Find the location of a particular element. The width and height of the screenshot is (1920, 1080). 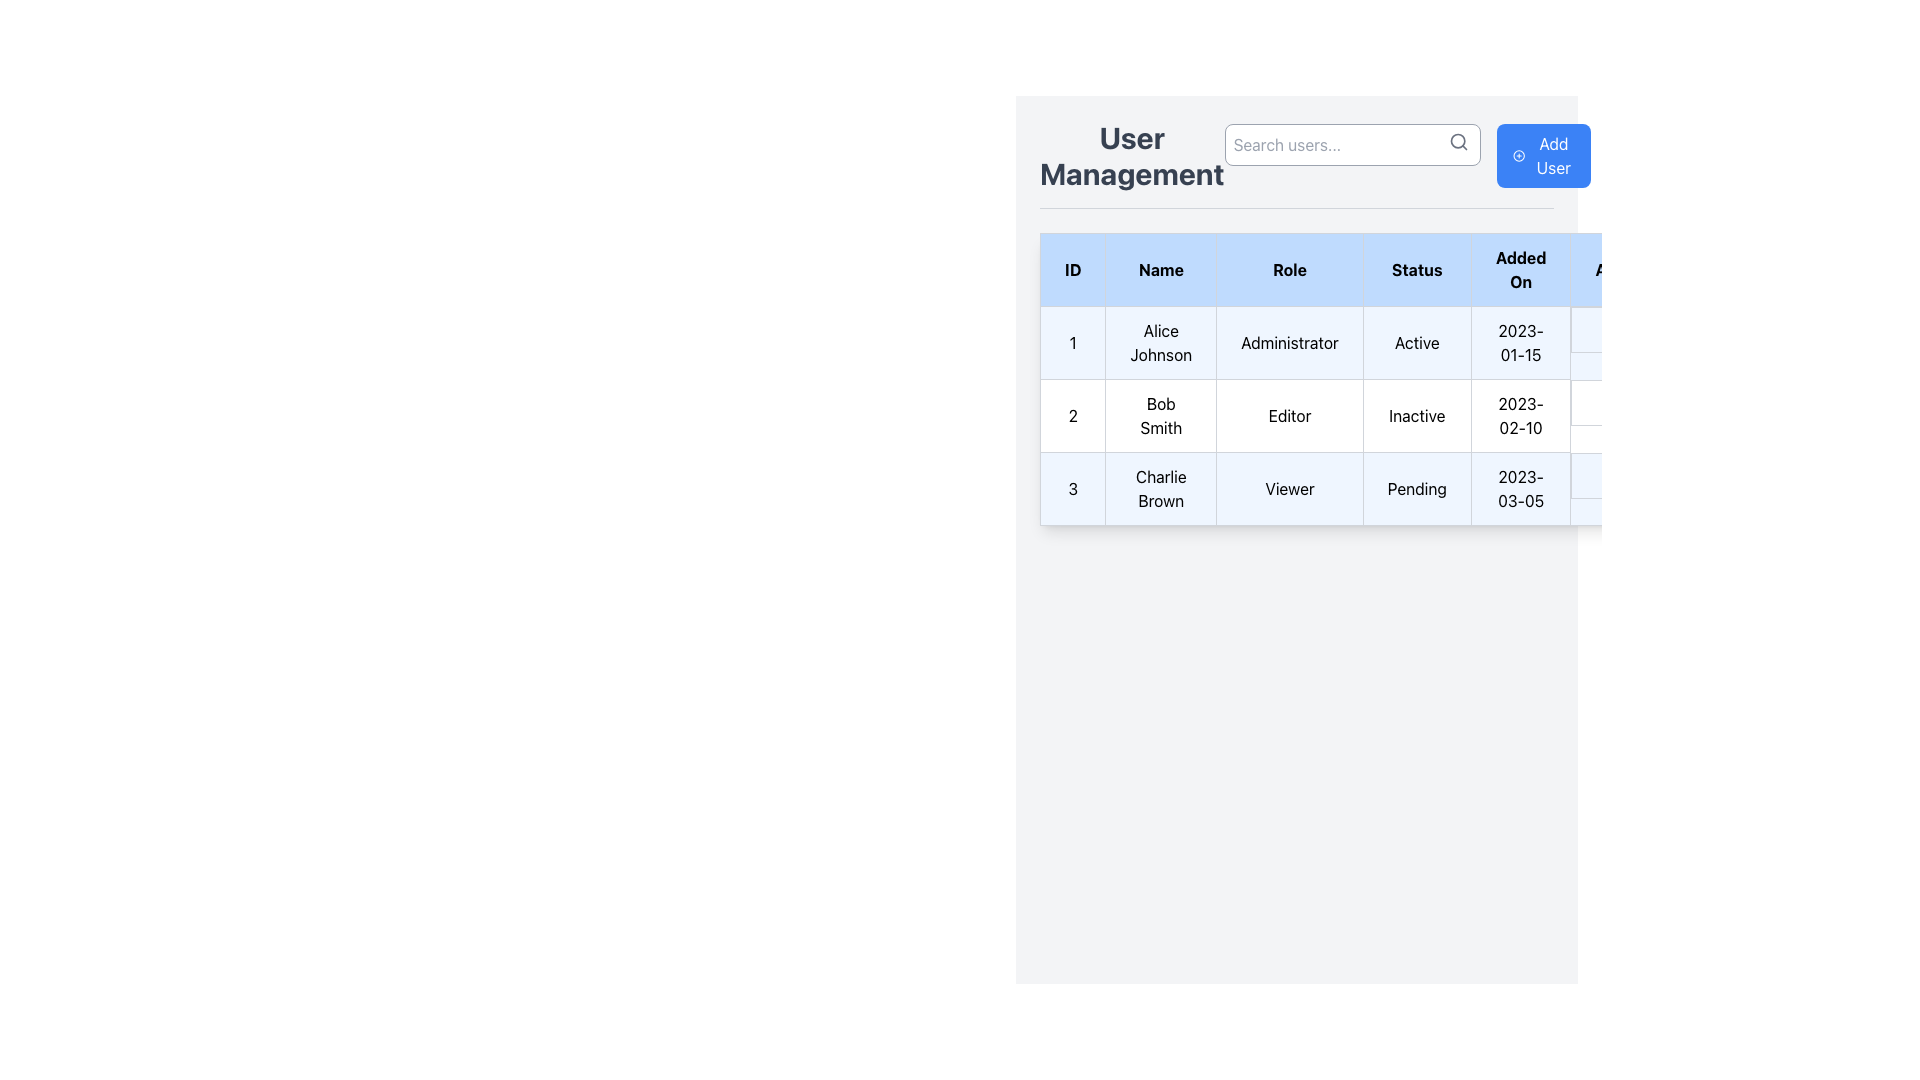

the third row in the user information table displaying details for Charlie Brown, which includes user ID, name, role, status, and date is located at coordinates (1359, 489).